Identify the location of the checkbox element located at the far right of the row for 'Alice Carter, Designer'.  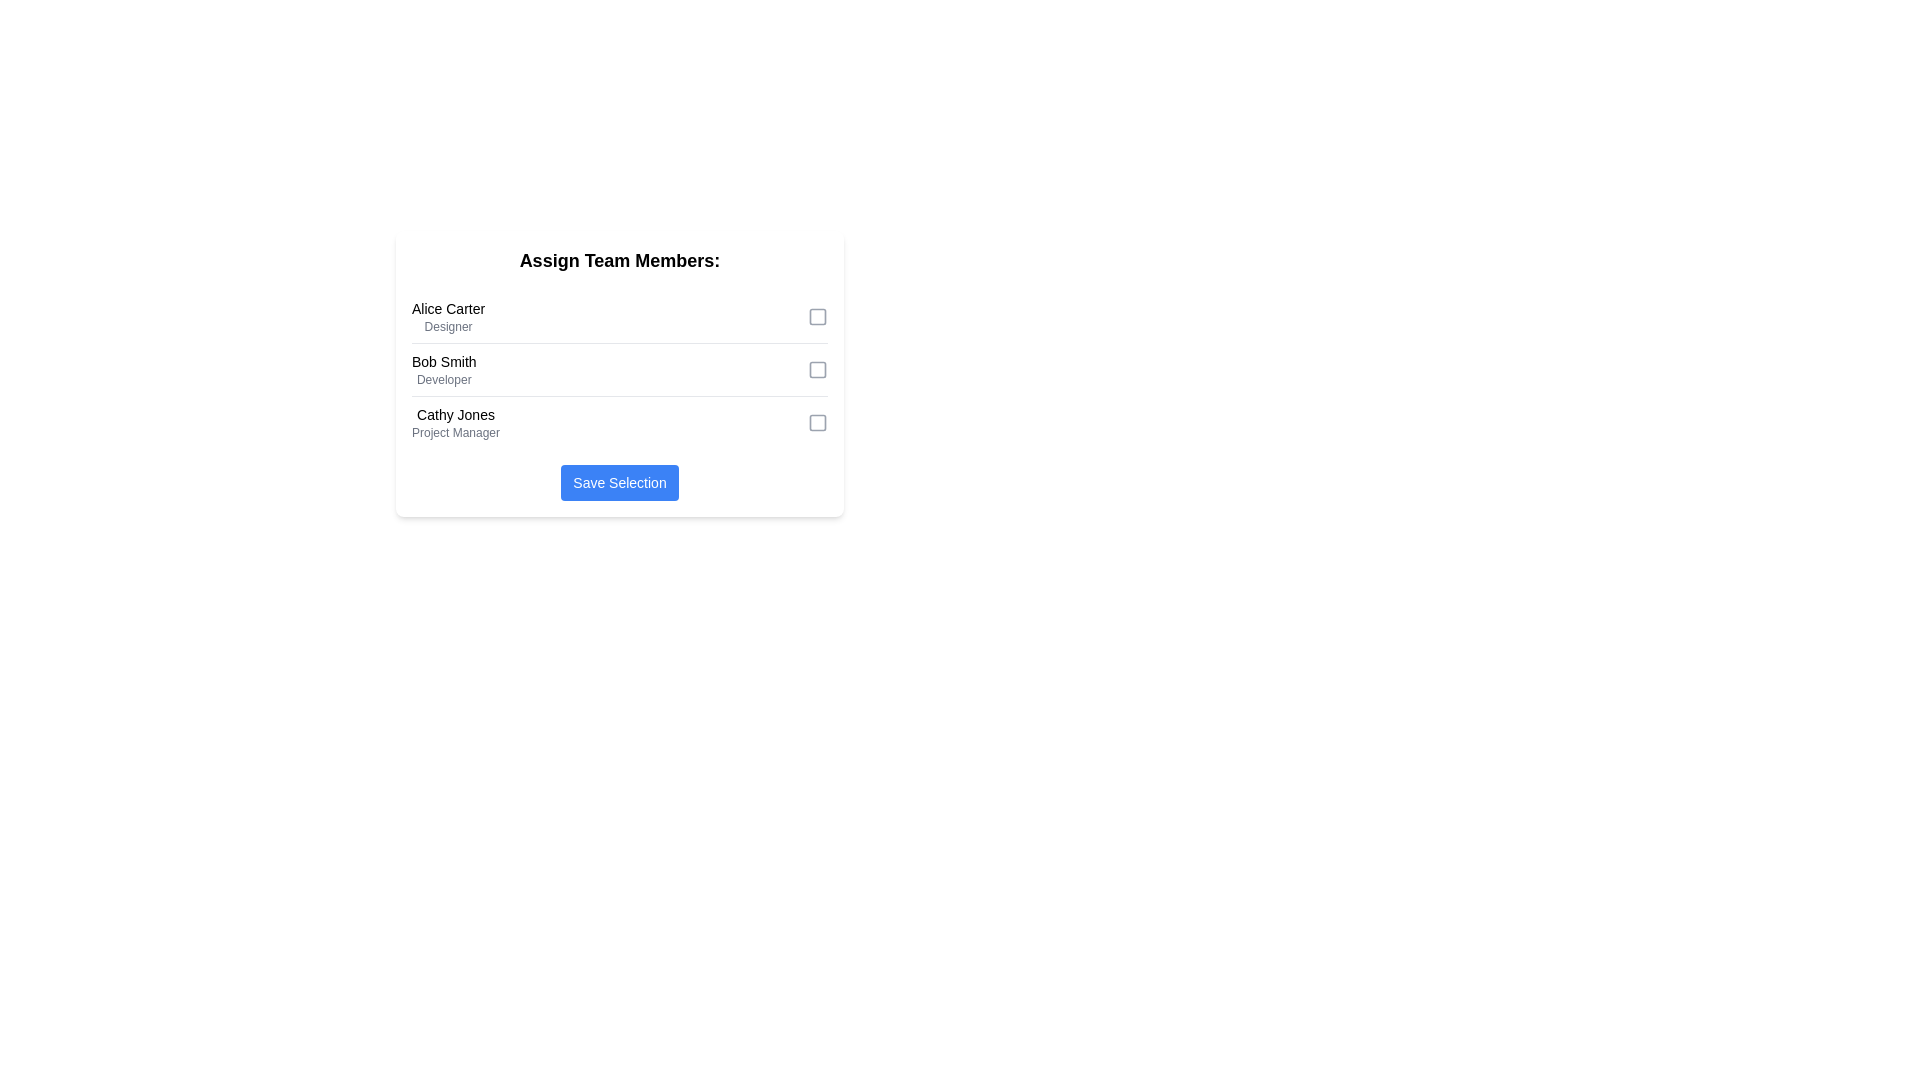
(817, 315).